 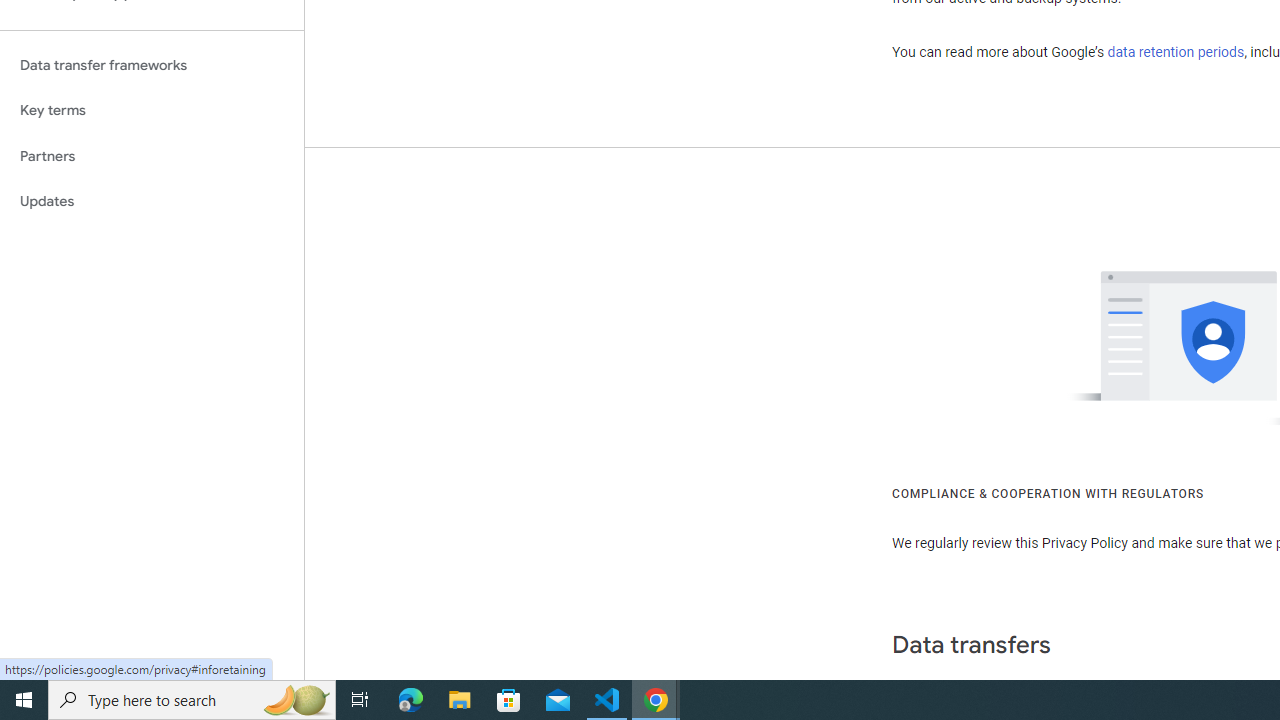 I want to click on 'Updates', so click(x=151, y=201).